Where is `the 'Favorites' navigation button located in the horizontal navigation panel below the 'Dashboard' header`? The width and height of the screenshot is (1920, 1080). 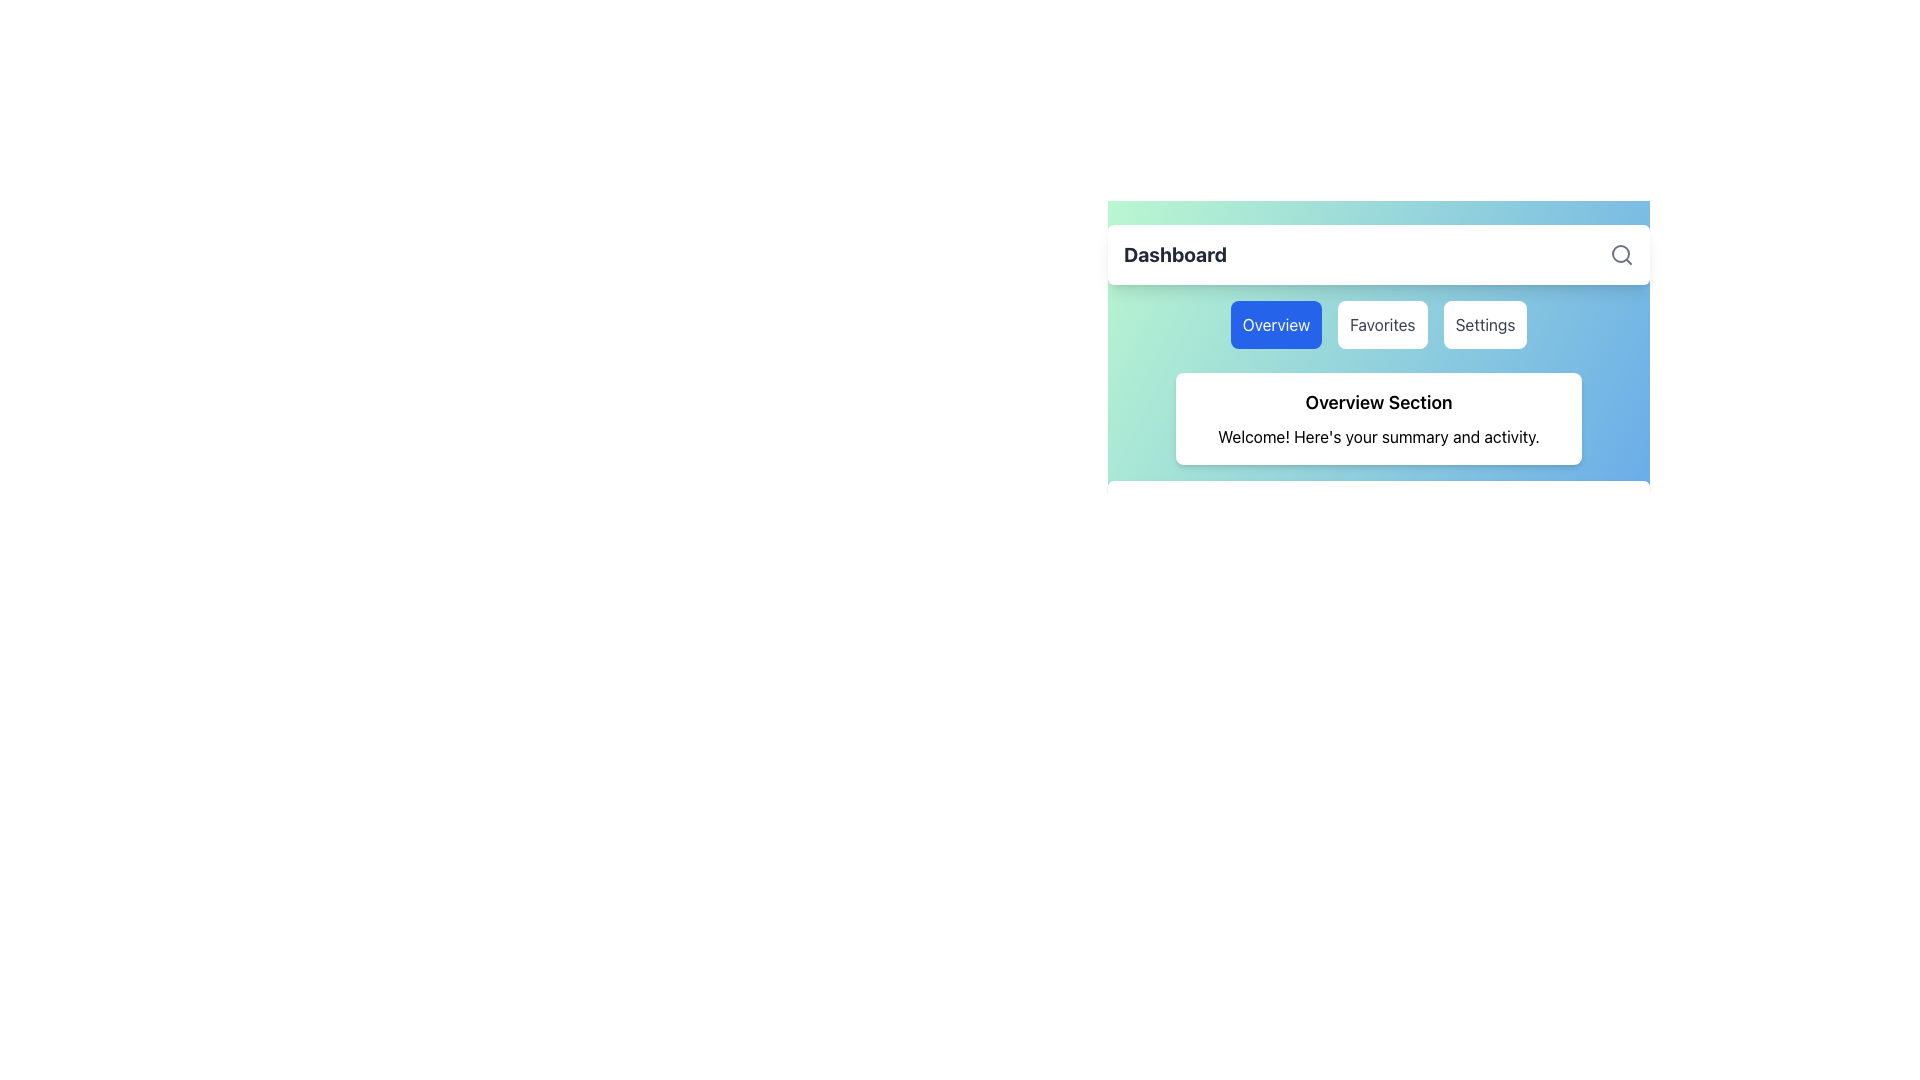
the 'Favorites' navigation button located in the horizontal navigation panel below the 'Dashboard' header is located at coordinates (1377, 323).